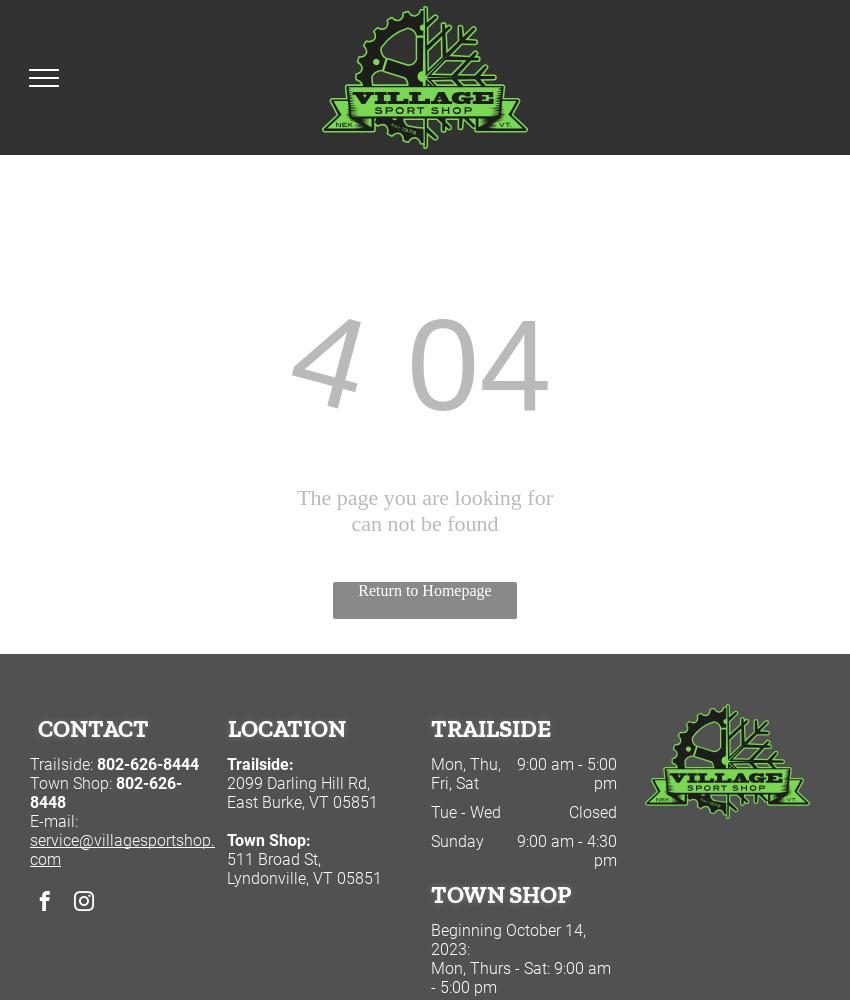 The height and width of the screenshot is (1000, 850). I want to click on 'can not be found', so click(424, 523).